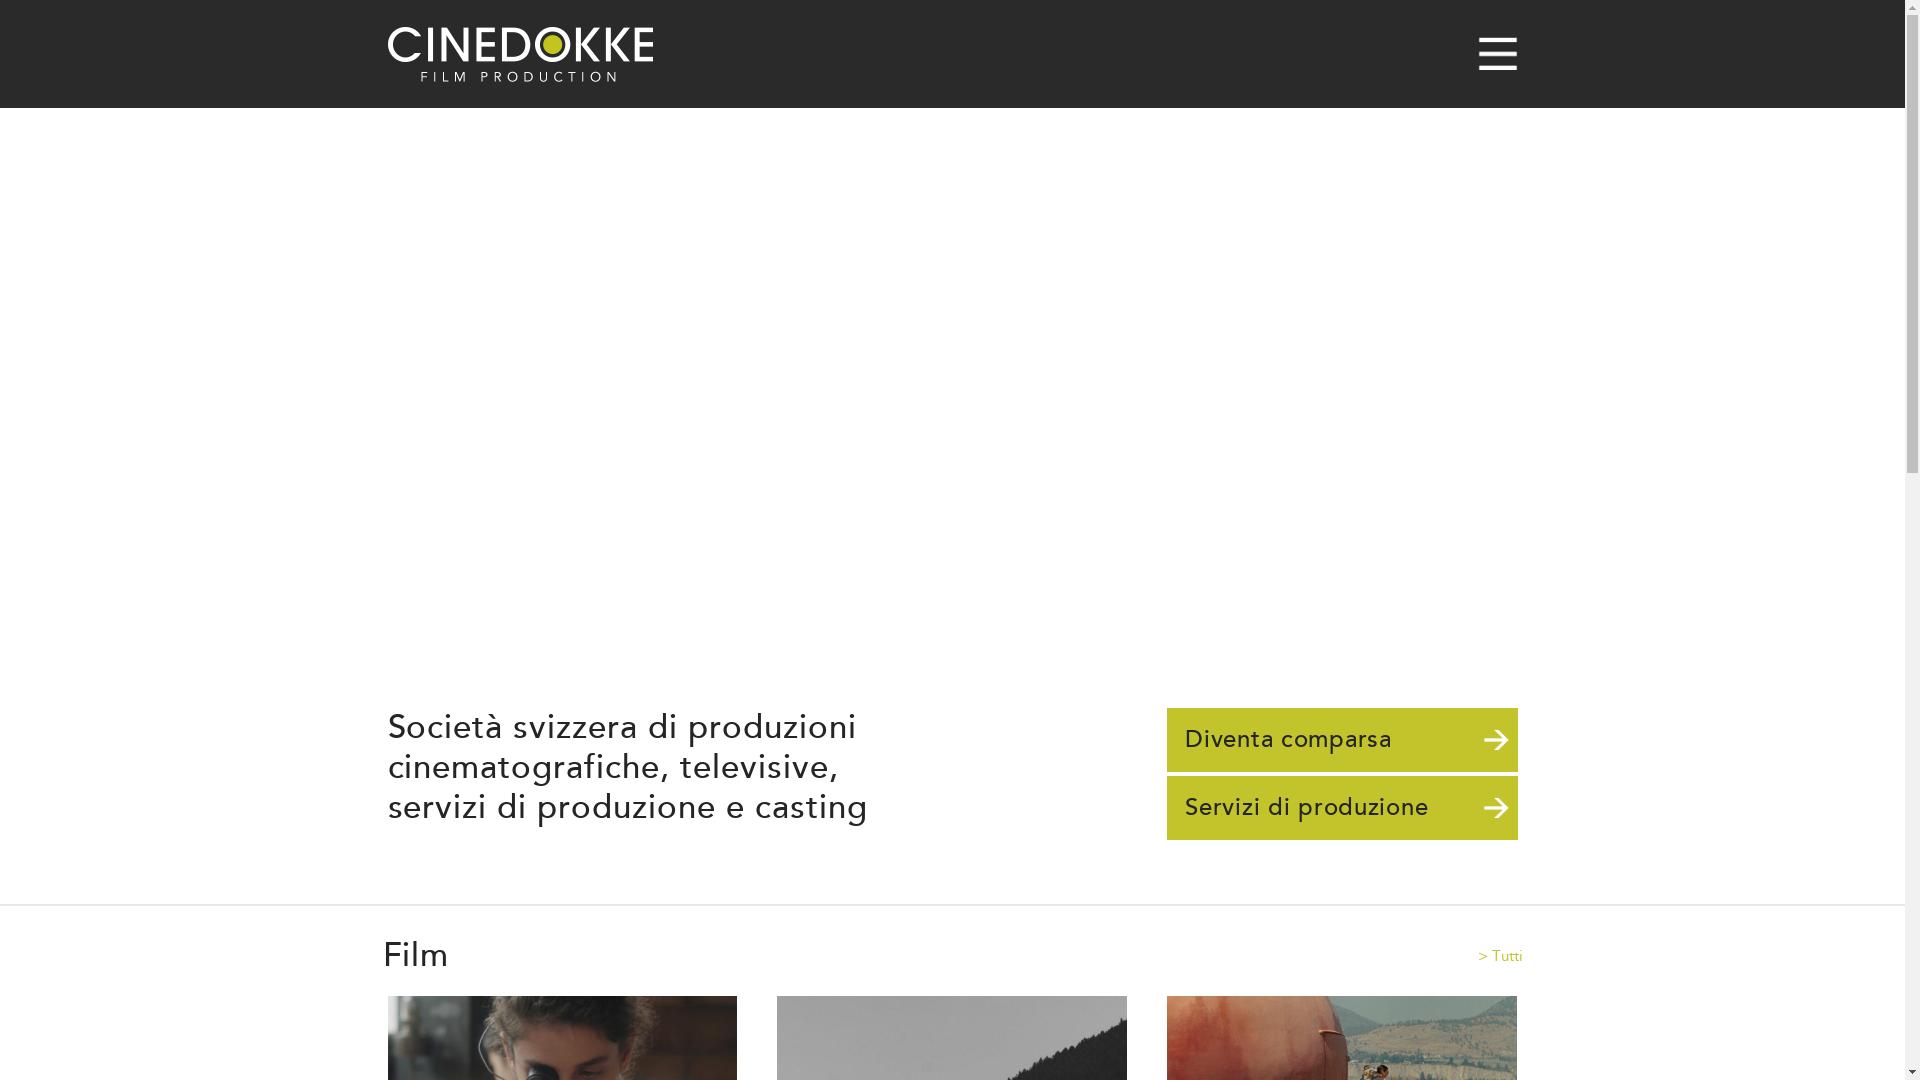 The width and height of the screenshot is (1920, 1080). Describe the element at coordinates (1342, 806) in the screenshot. I see `'Servizi di produzione'` at that location.